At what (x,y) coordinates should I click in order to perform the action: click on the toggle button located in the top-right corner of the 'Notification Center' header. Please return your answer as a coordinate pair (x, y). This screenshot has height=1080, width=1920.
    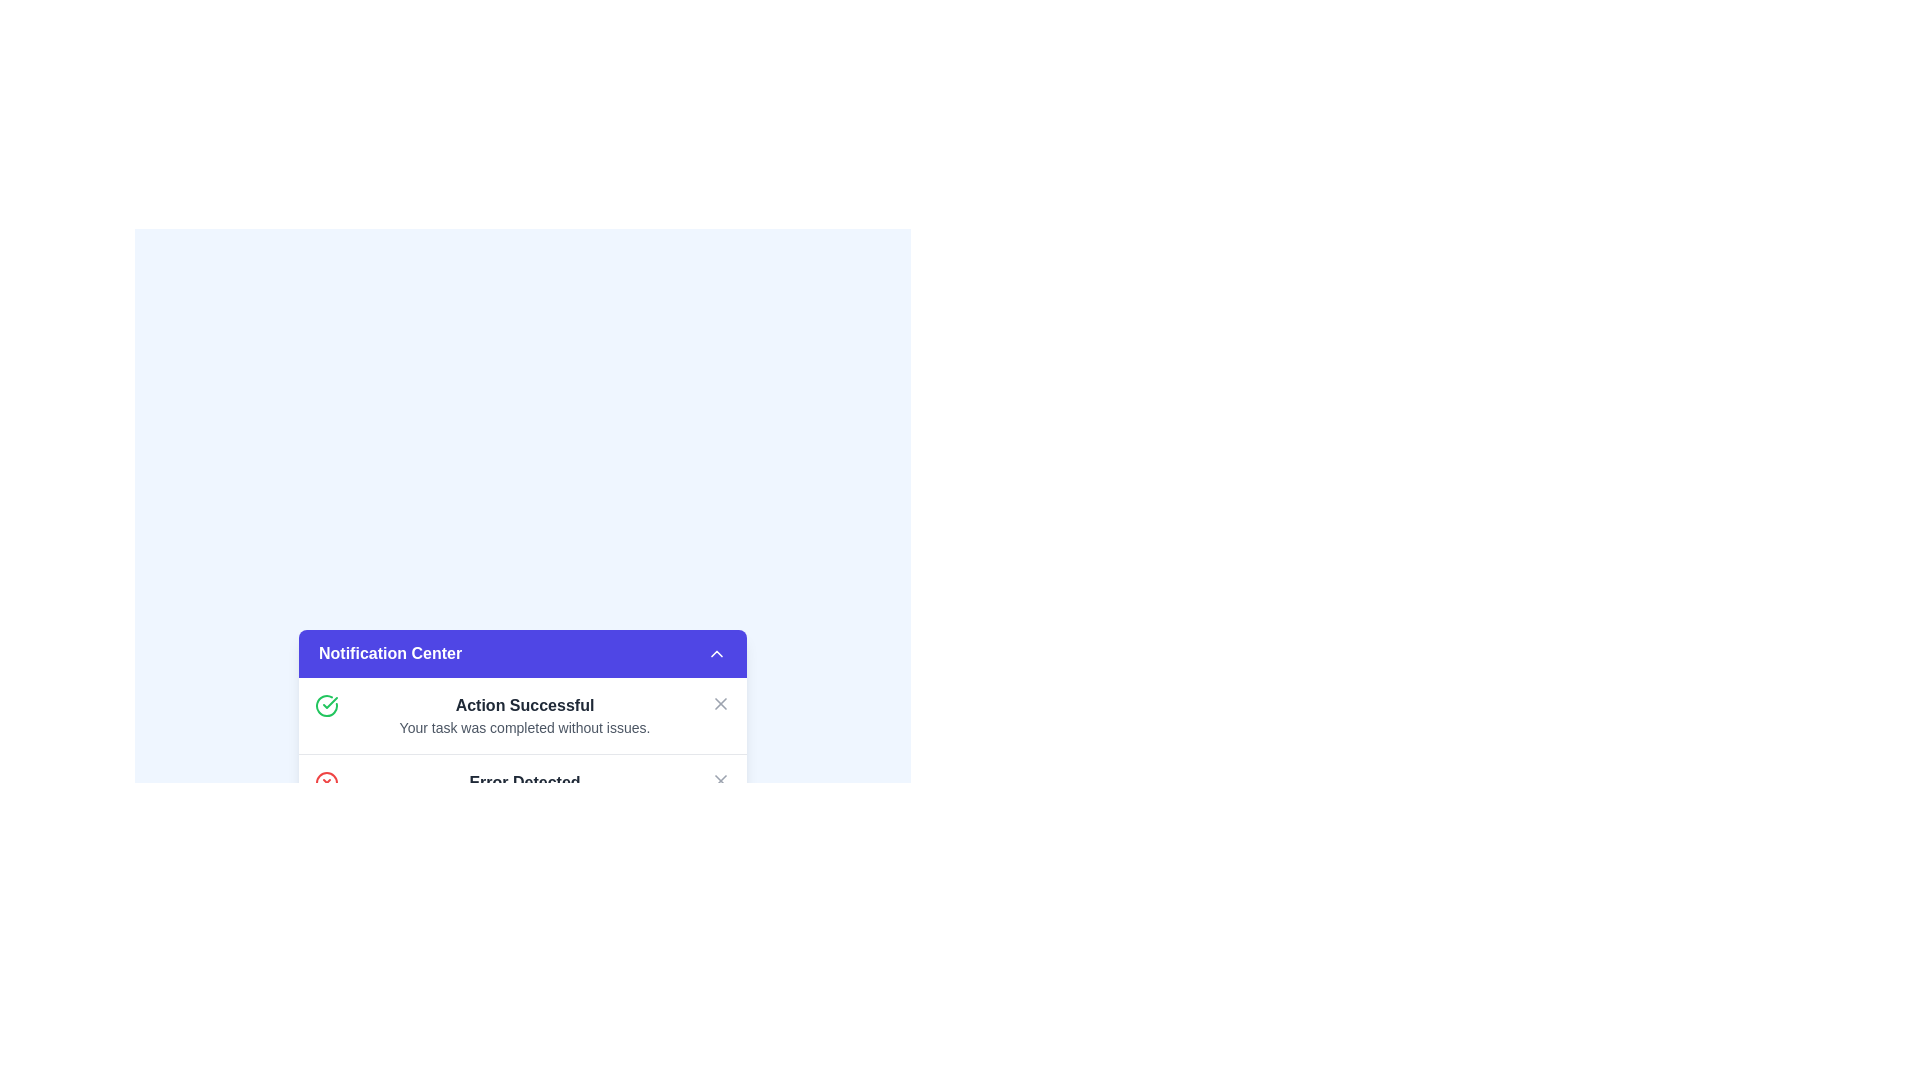
    Looking at the image, I should click on (716, 654).